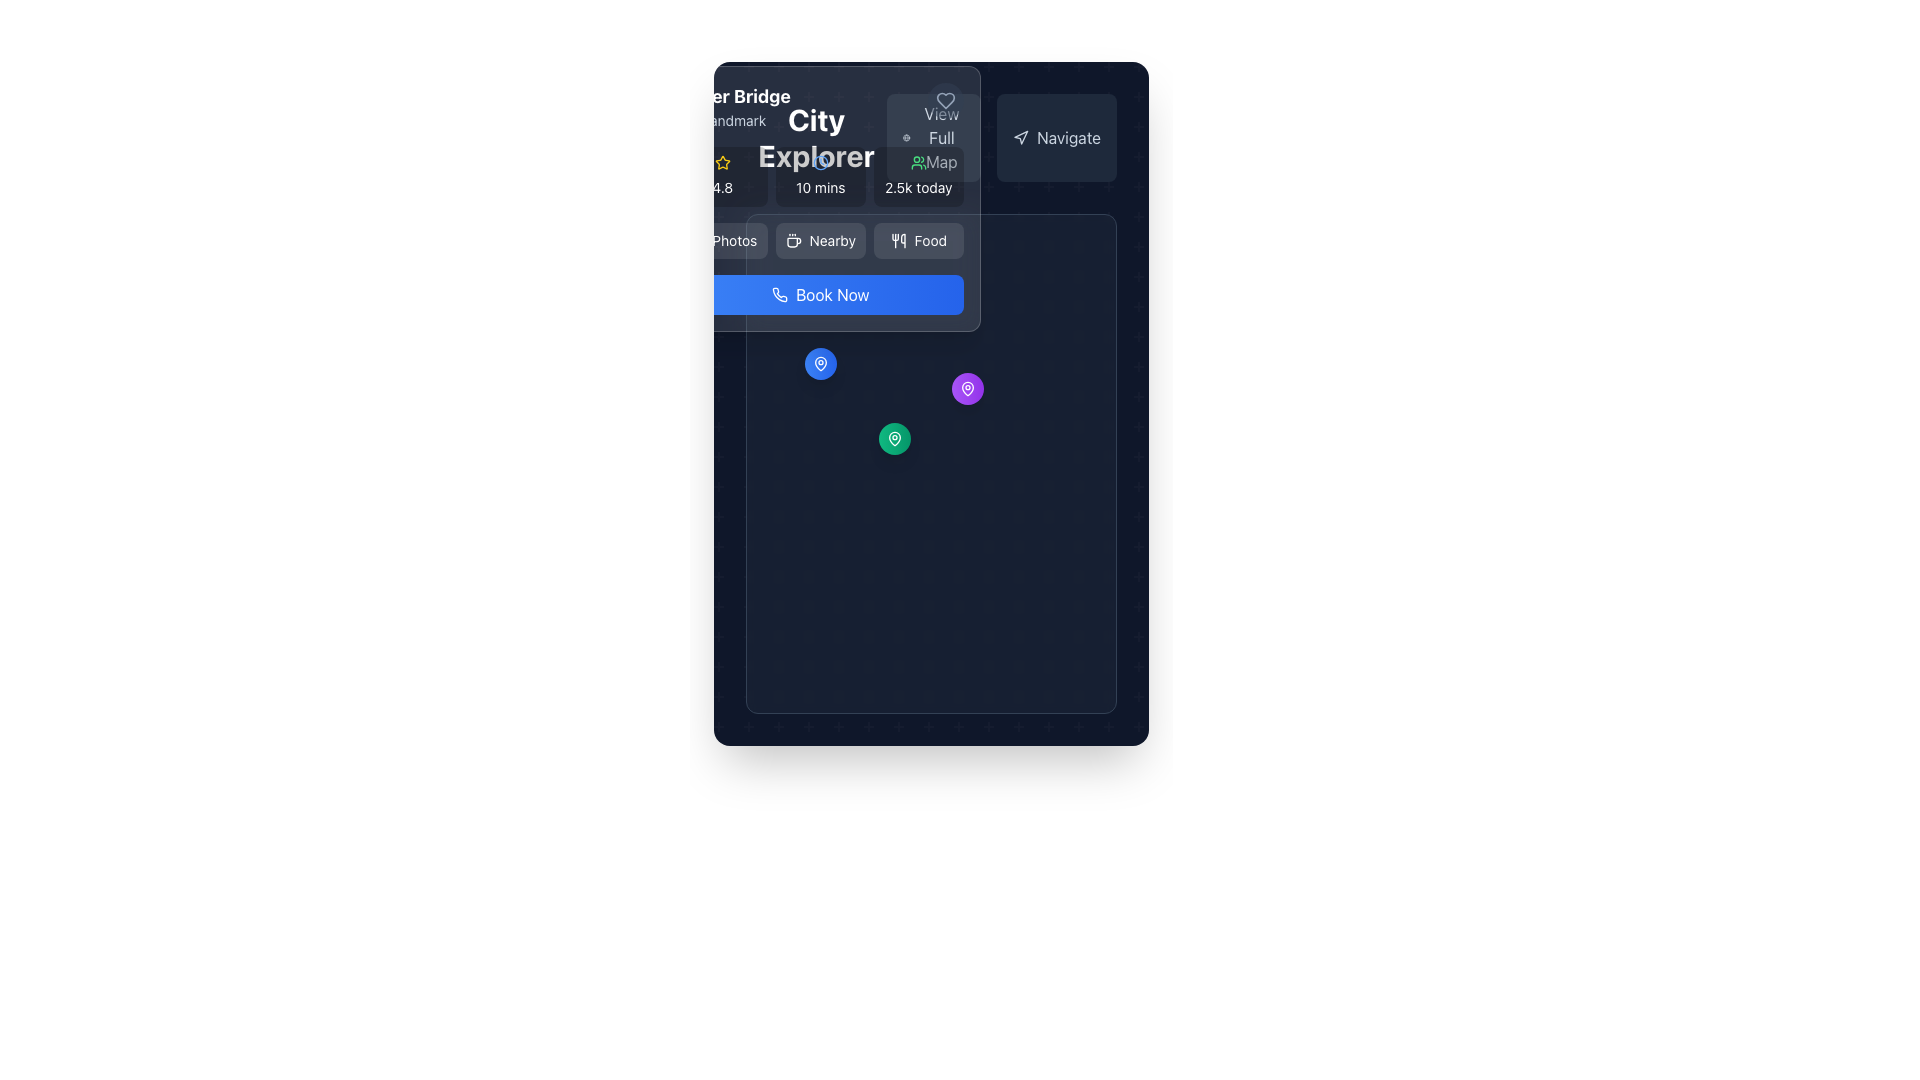 The height and width of the screenshot is (1080, 1920). Describe the element at coordinates (968, 389) in the screenshot. I see `the purple map marker icon located in the top-right quadrant of the map interface, which represents a specific point of interest` at that location.